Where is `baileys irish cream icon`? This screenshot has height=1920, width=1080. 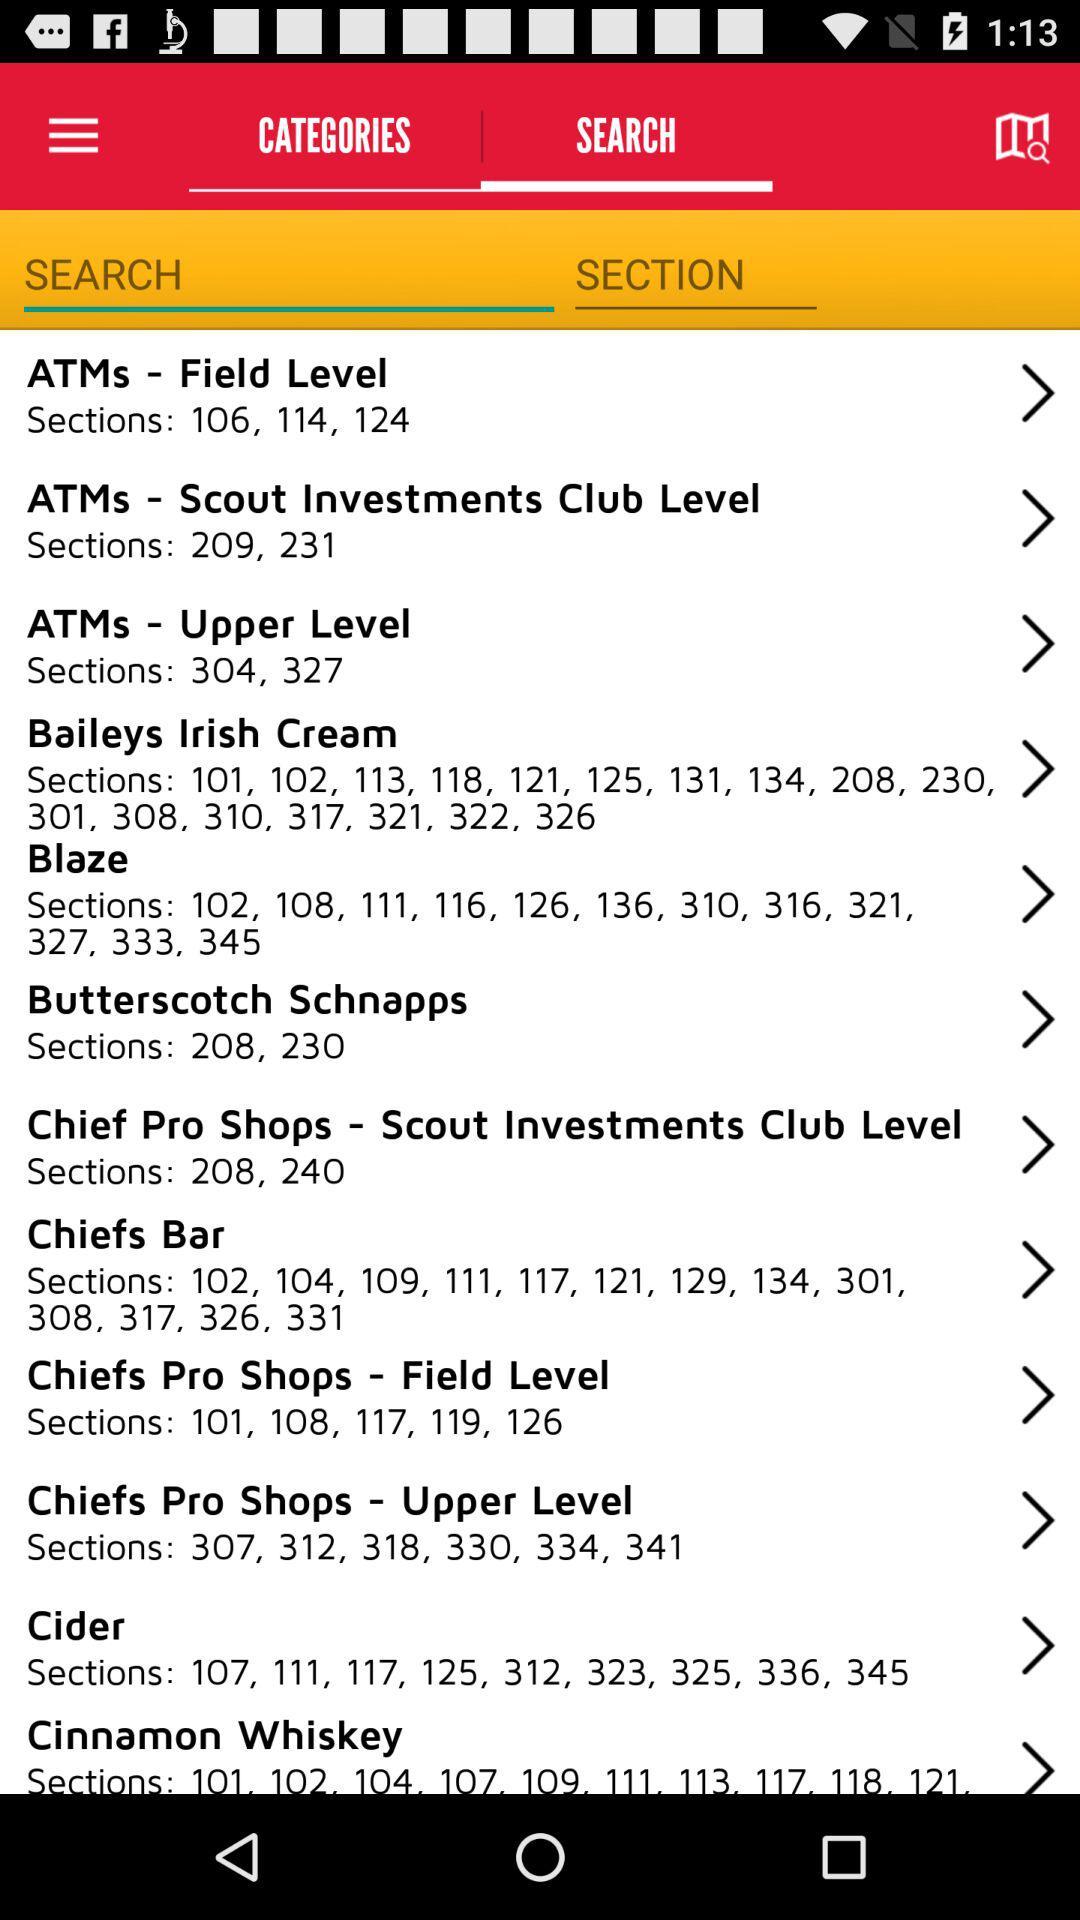 baileys irish cream icon is located at coordinates (212, 729).